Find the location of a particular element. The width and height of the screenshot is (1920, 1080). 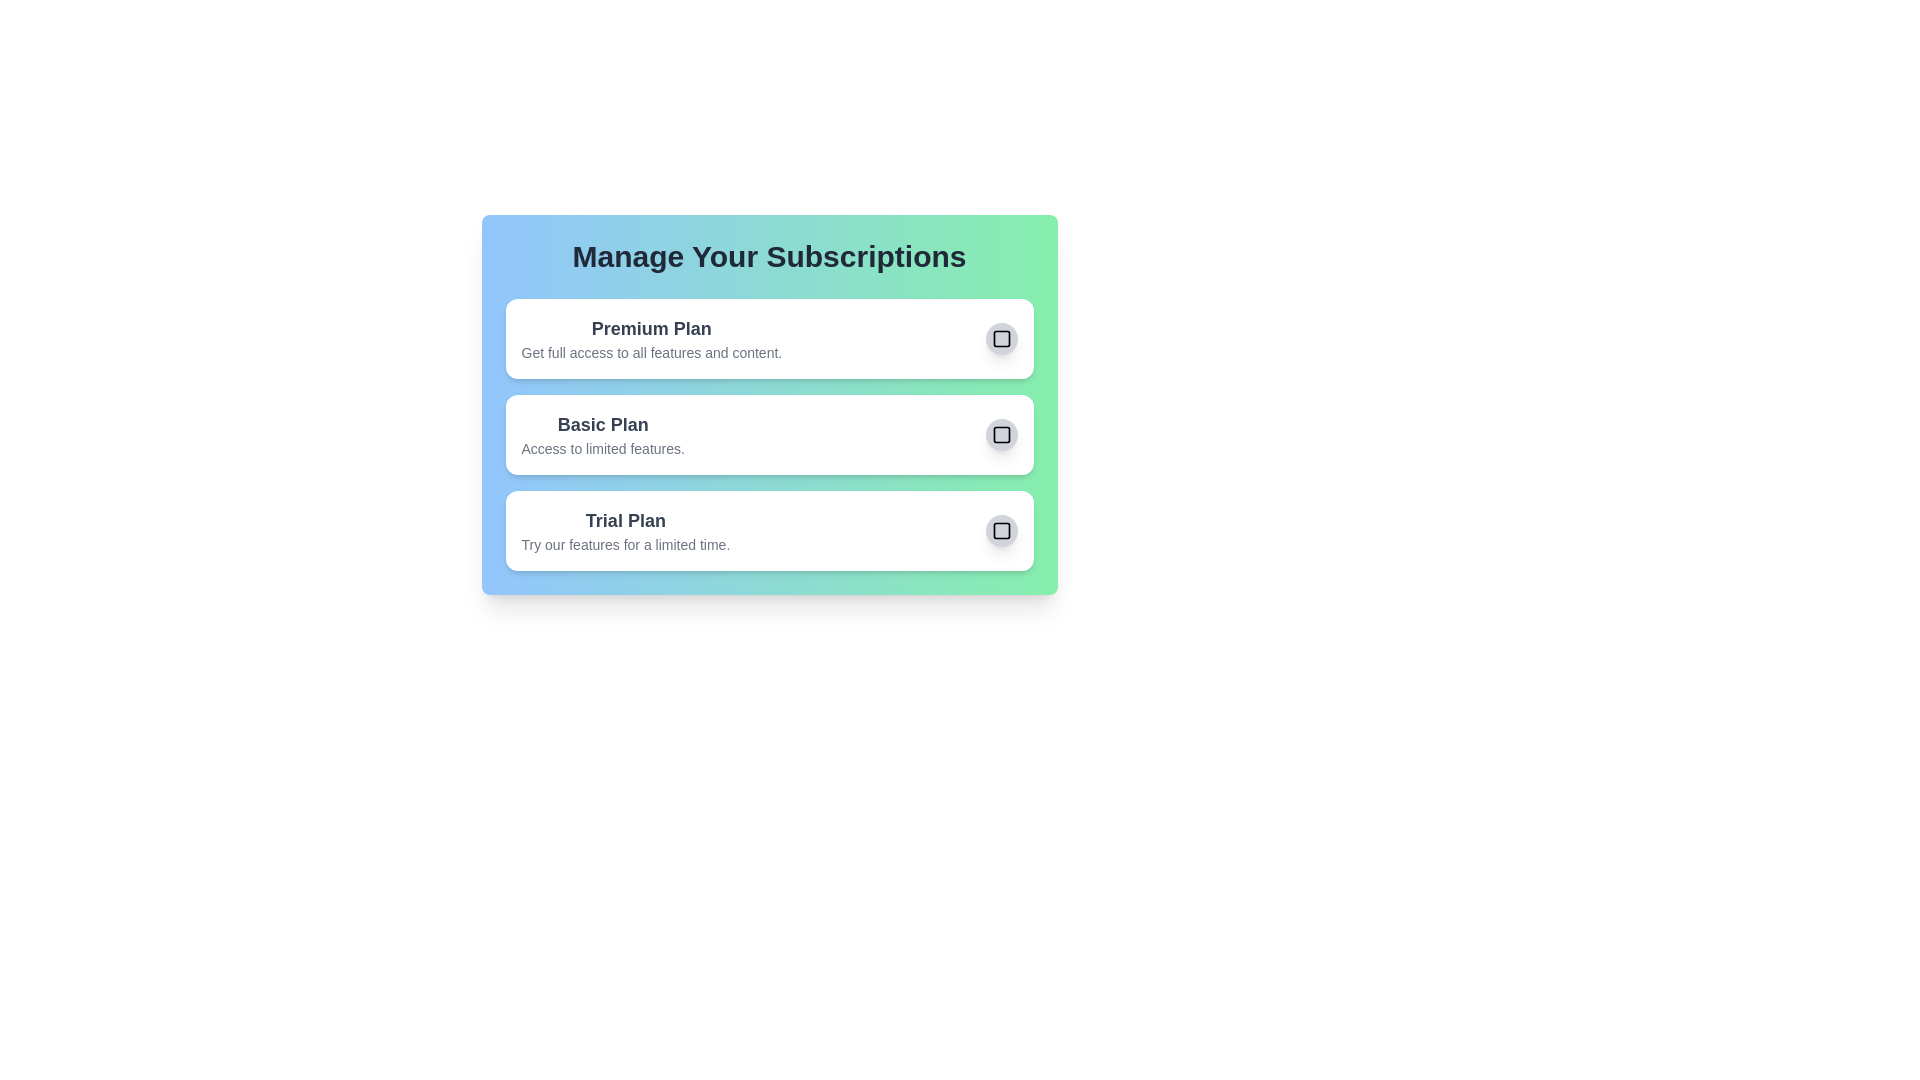

the square icon with a black outline and gray fill, located within the circular button on the far right of the 'Trial Plan' row in the subscription plans list is located at coordinates (1001, 530).